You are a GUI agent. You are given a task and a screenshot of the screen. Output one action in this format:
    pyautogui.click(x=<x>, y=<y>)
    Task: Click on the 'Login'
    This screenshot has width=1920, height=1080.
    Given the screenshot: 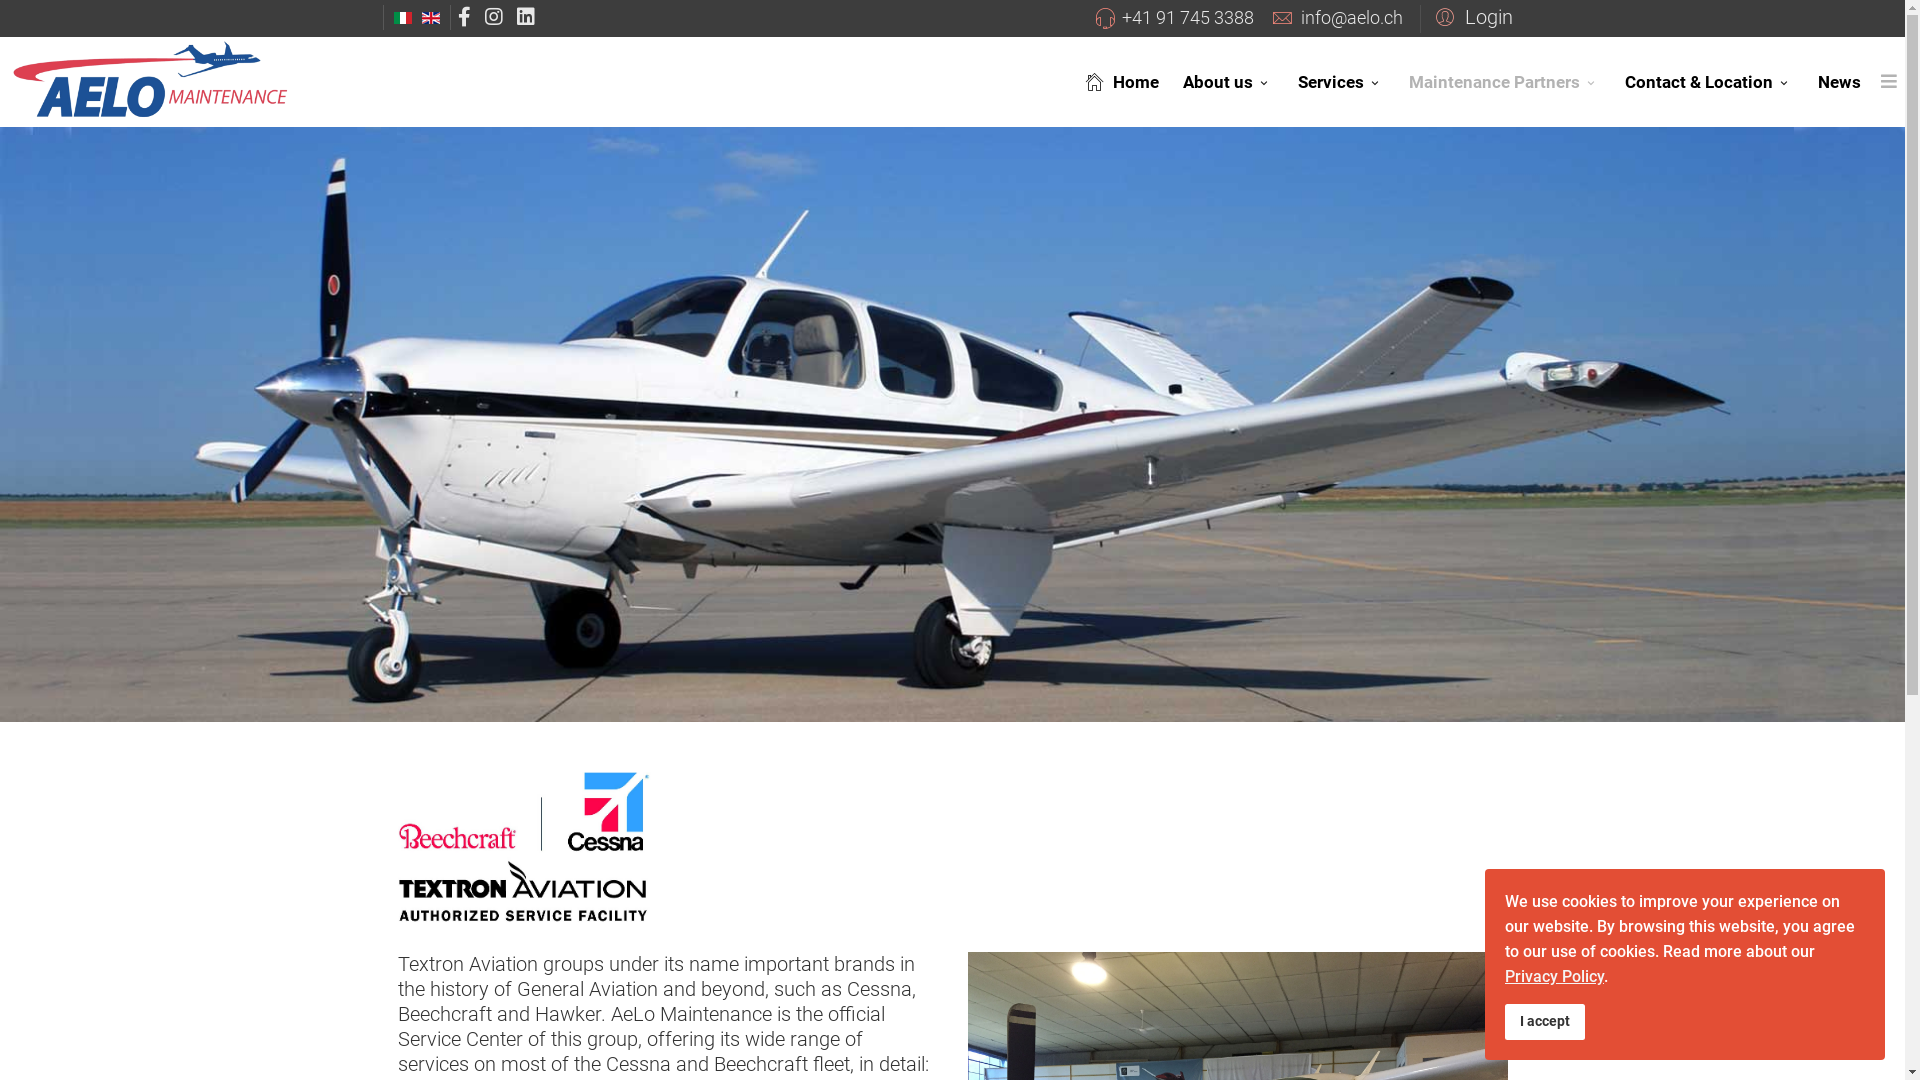 What is the action you would take?
    pyautogui.click(x=1419, y=15)
    